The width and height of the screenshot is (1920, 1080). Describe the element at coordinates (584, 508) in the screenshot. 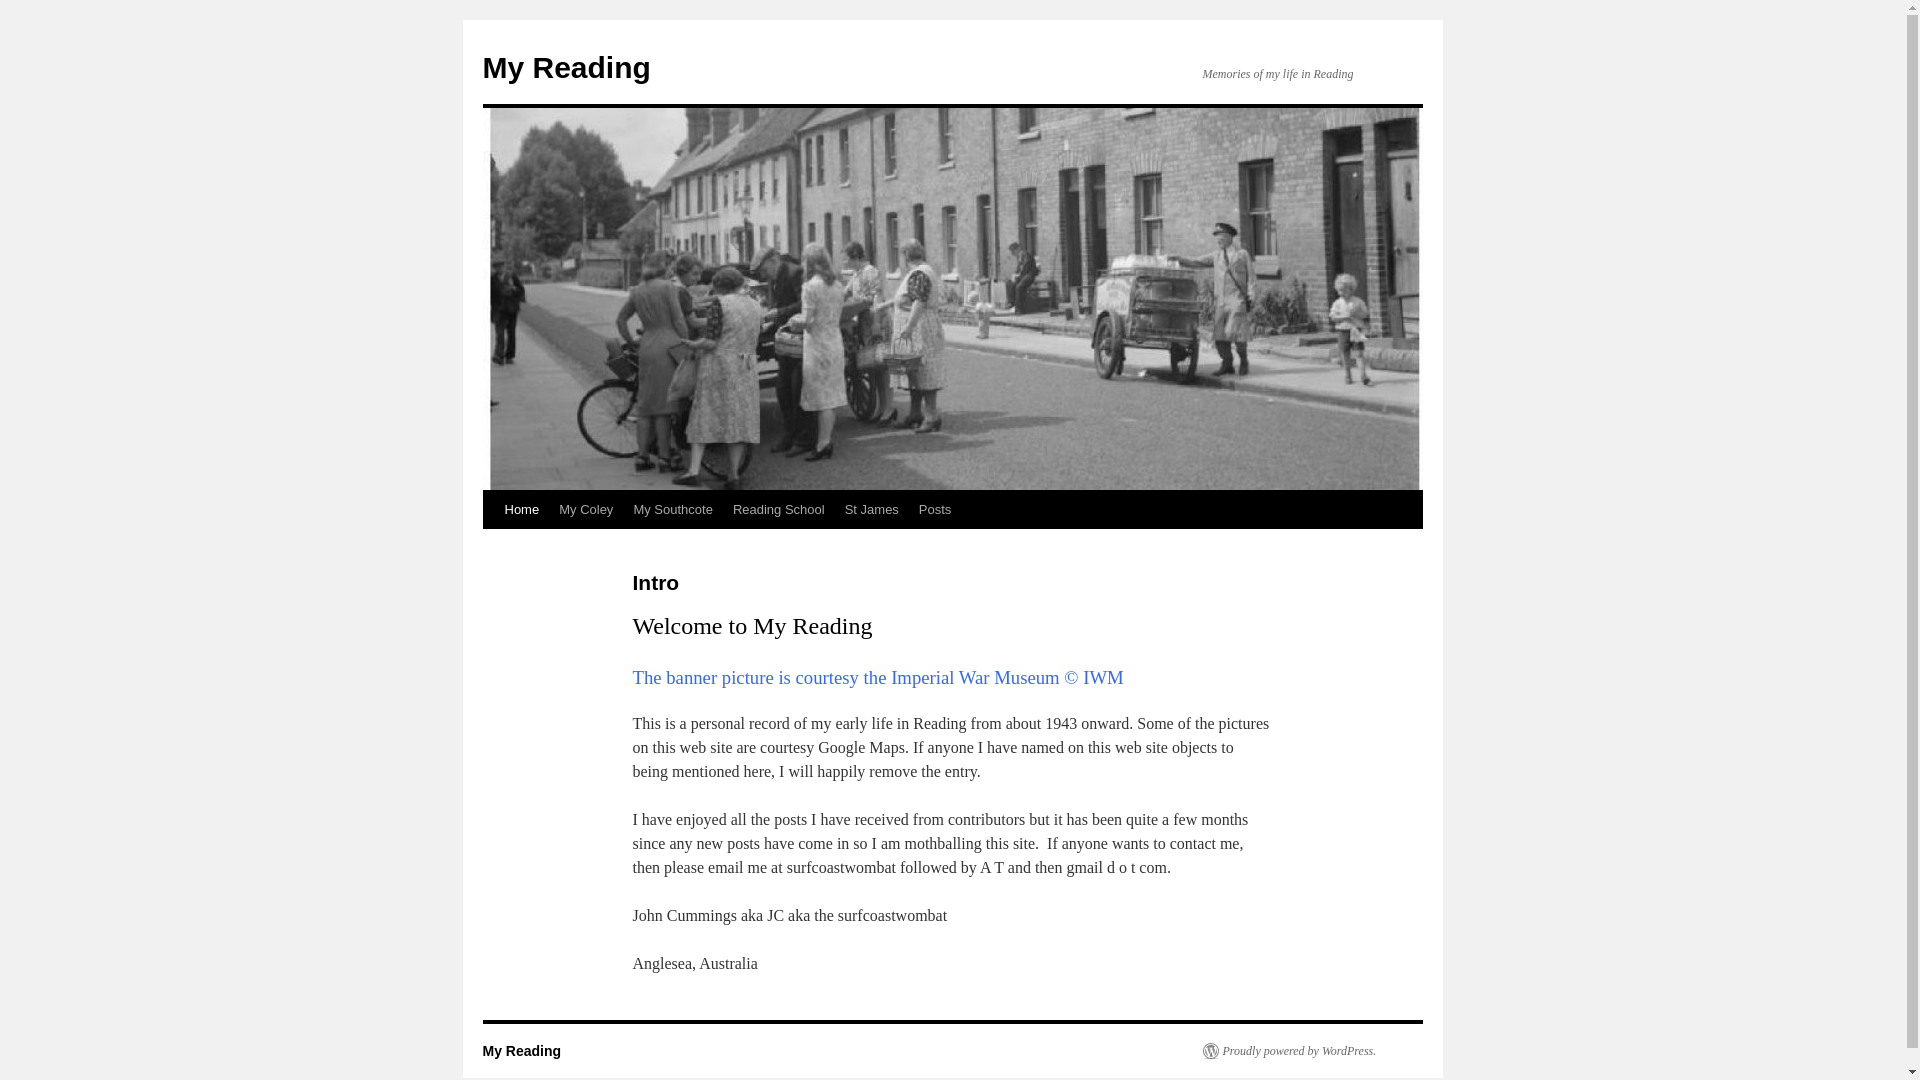

I see `'My Coley'` at that location.